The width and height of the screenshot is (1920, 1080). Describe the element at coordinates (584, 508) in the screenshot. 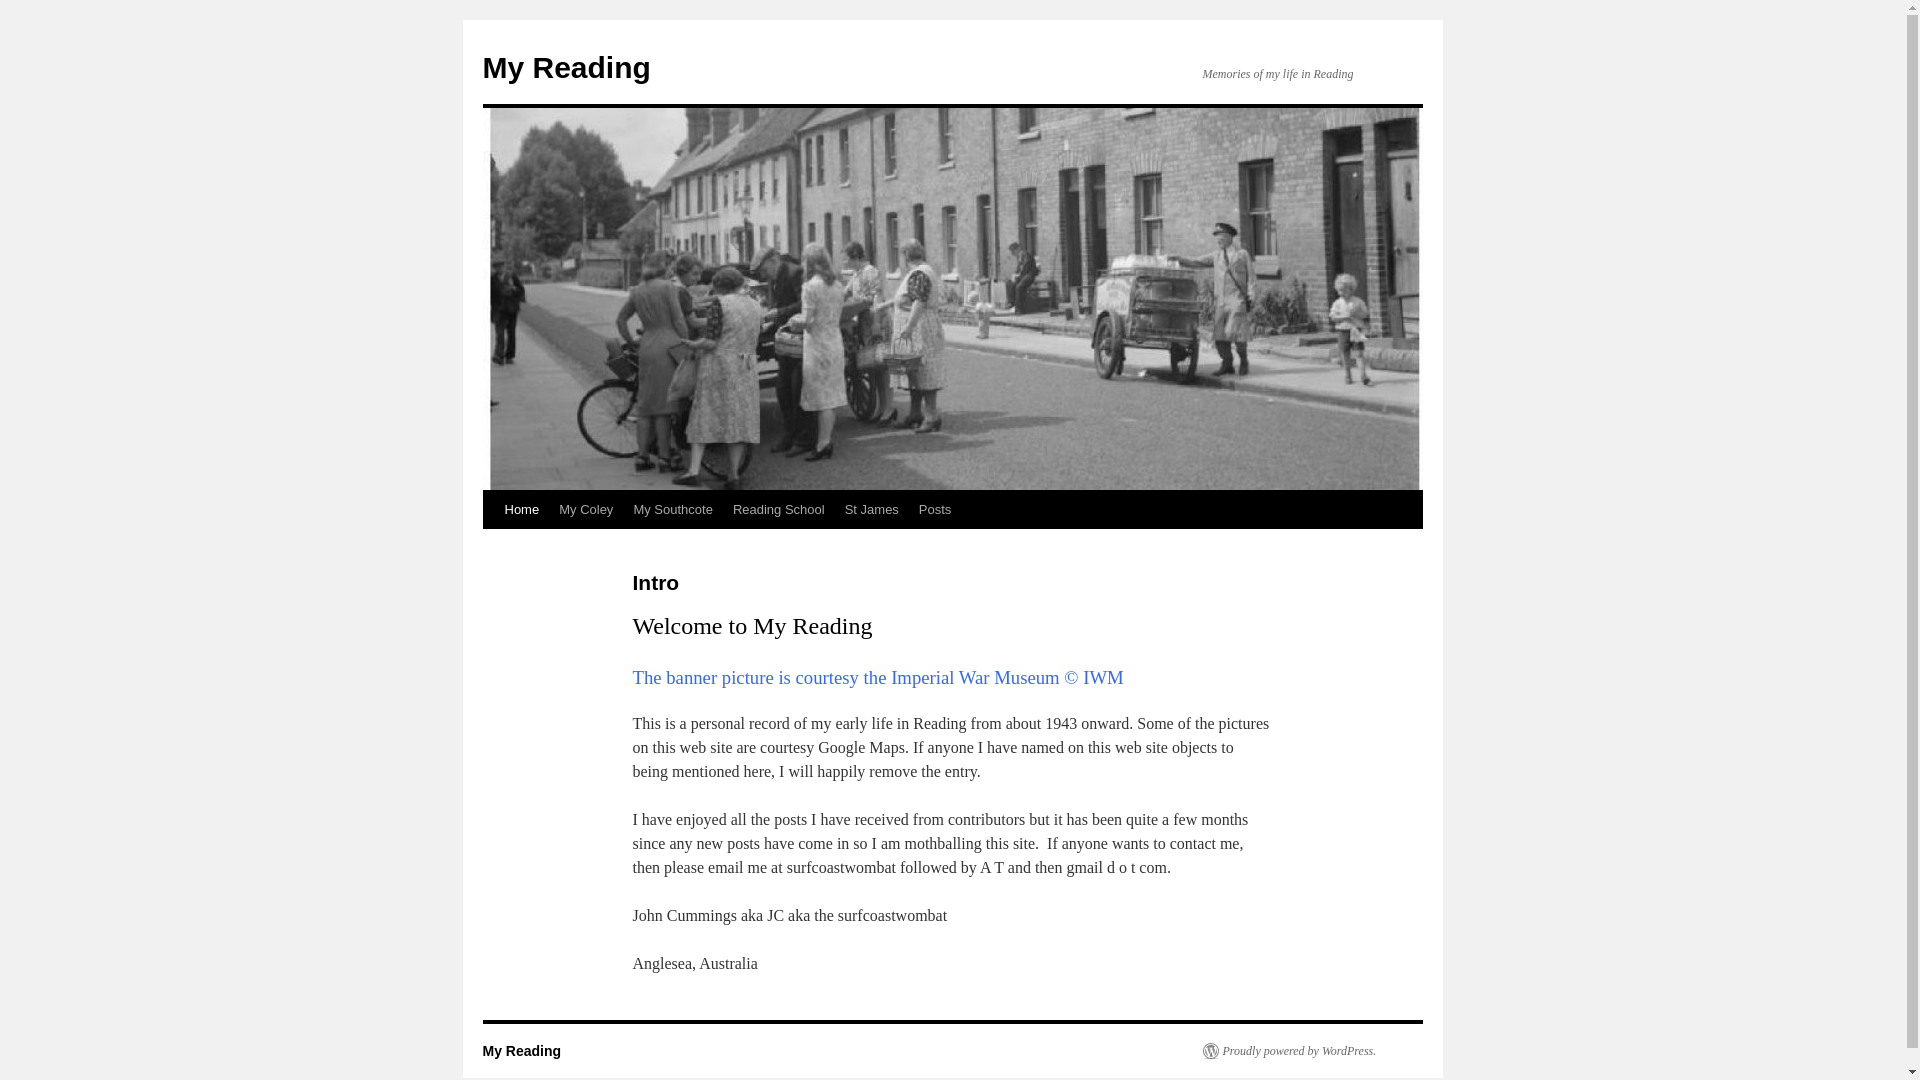

I see `'My Coley'` at that location.